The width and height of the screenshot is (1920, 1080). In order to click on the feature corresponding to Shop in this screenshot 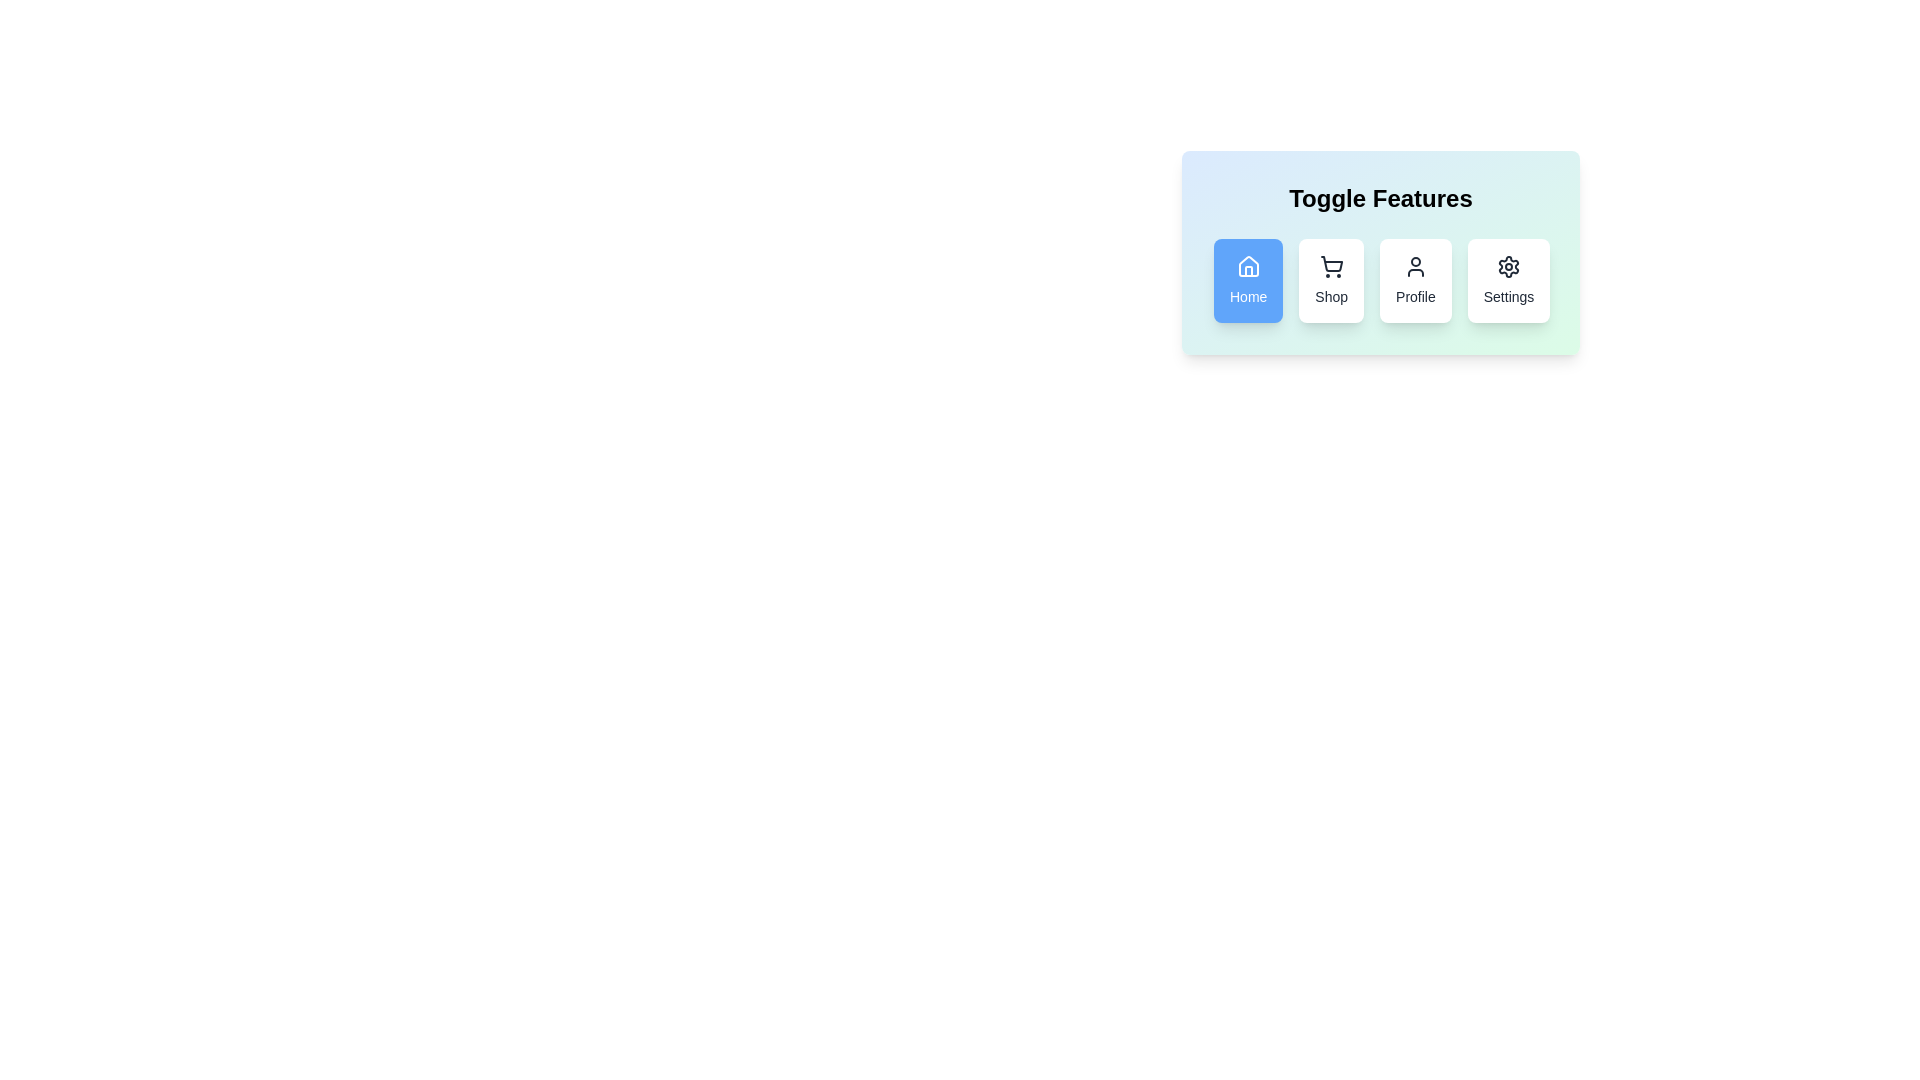, I will do `click(1331, 281)`.